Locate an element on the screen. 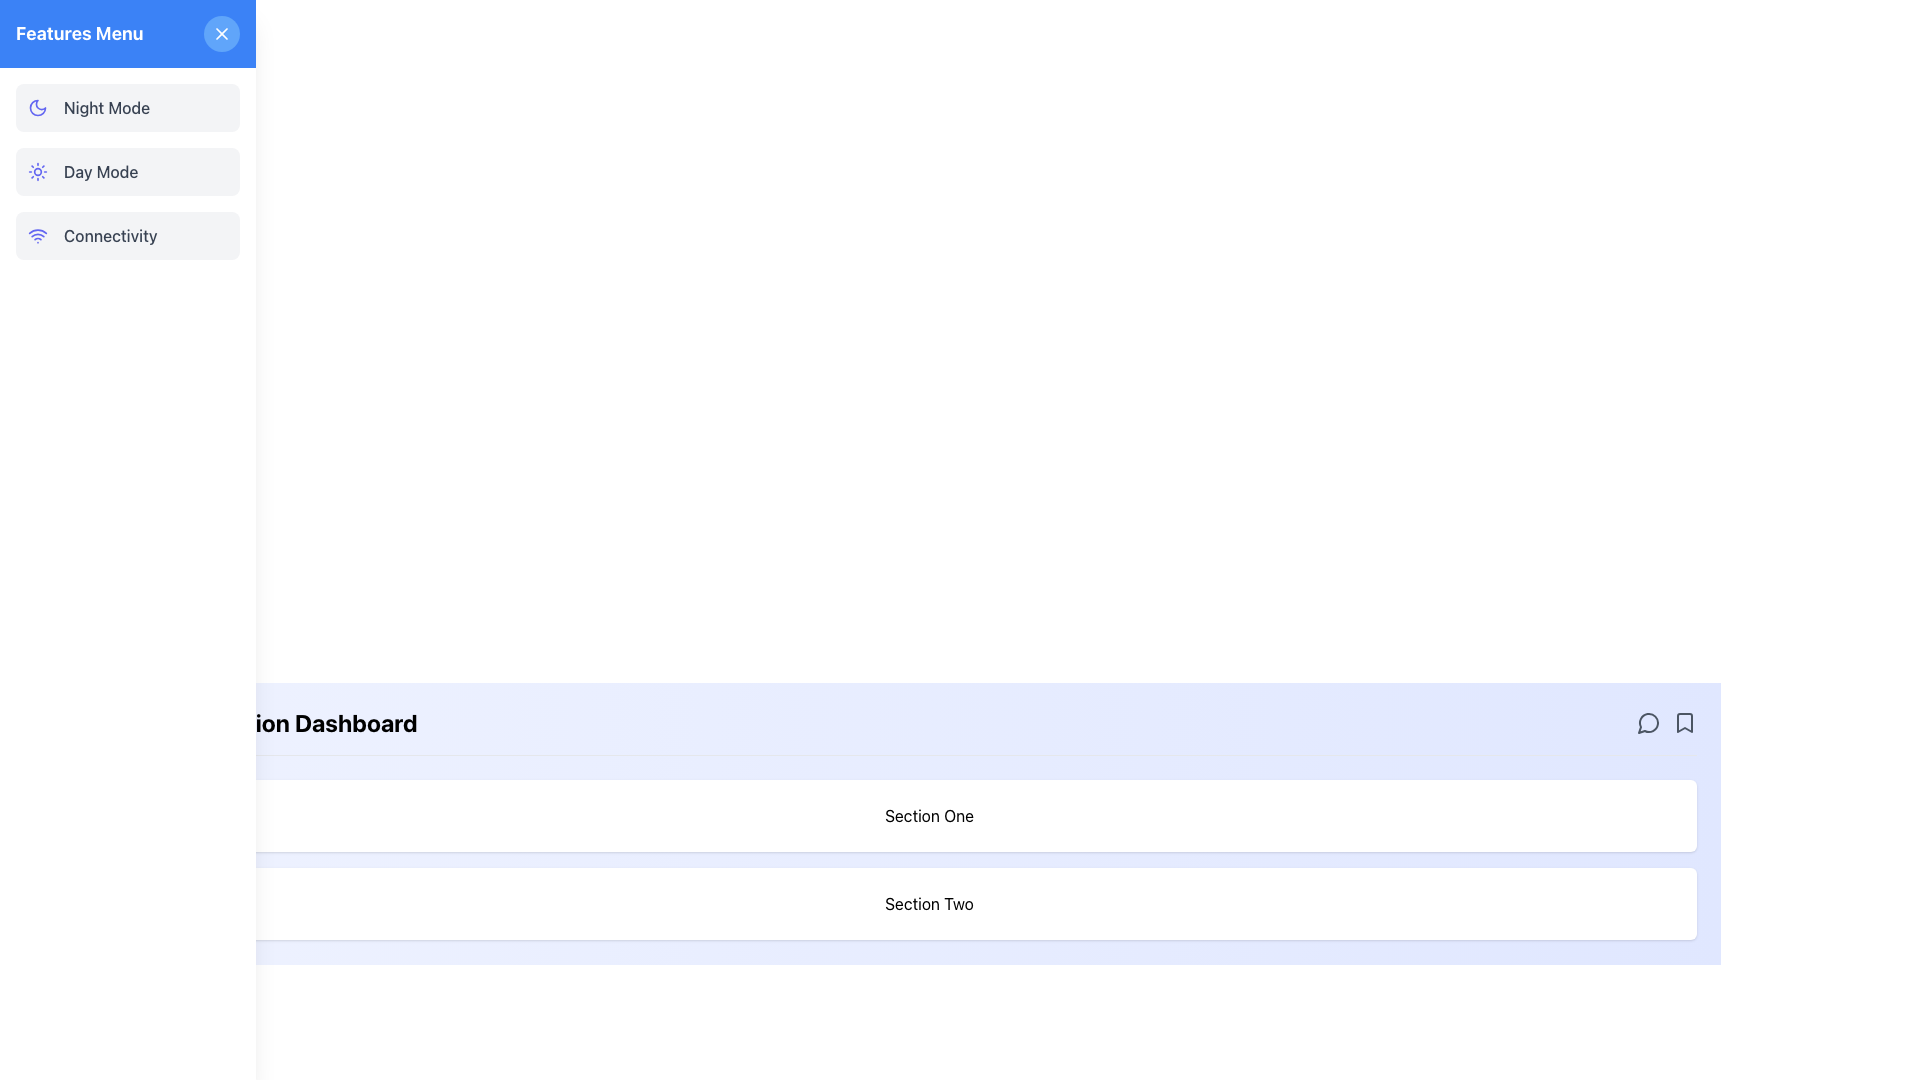 This screenshot has height=1080, width=1920. the circular blue button with a white 'X' icon located in the upper-right corner of the 'Features Menu' bar to observe the background color change is located at coordinates (221, 34).